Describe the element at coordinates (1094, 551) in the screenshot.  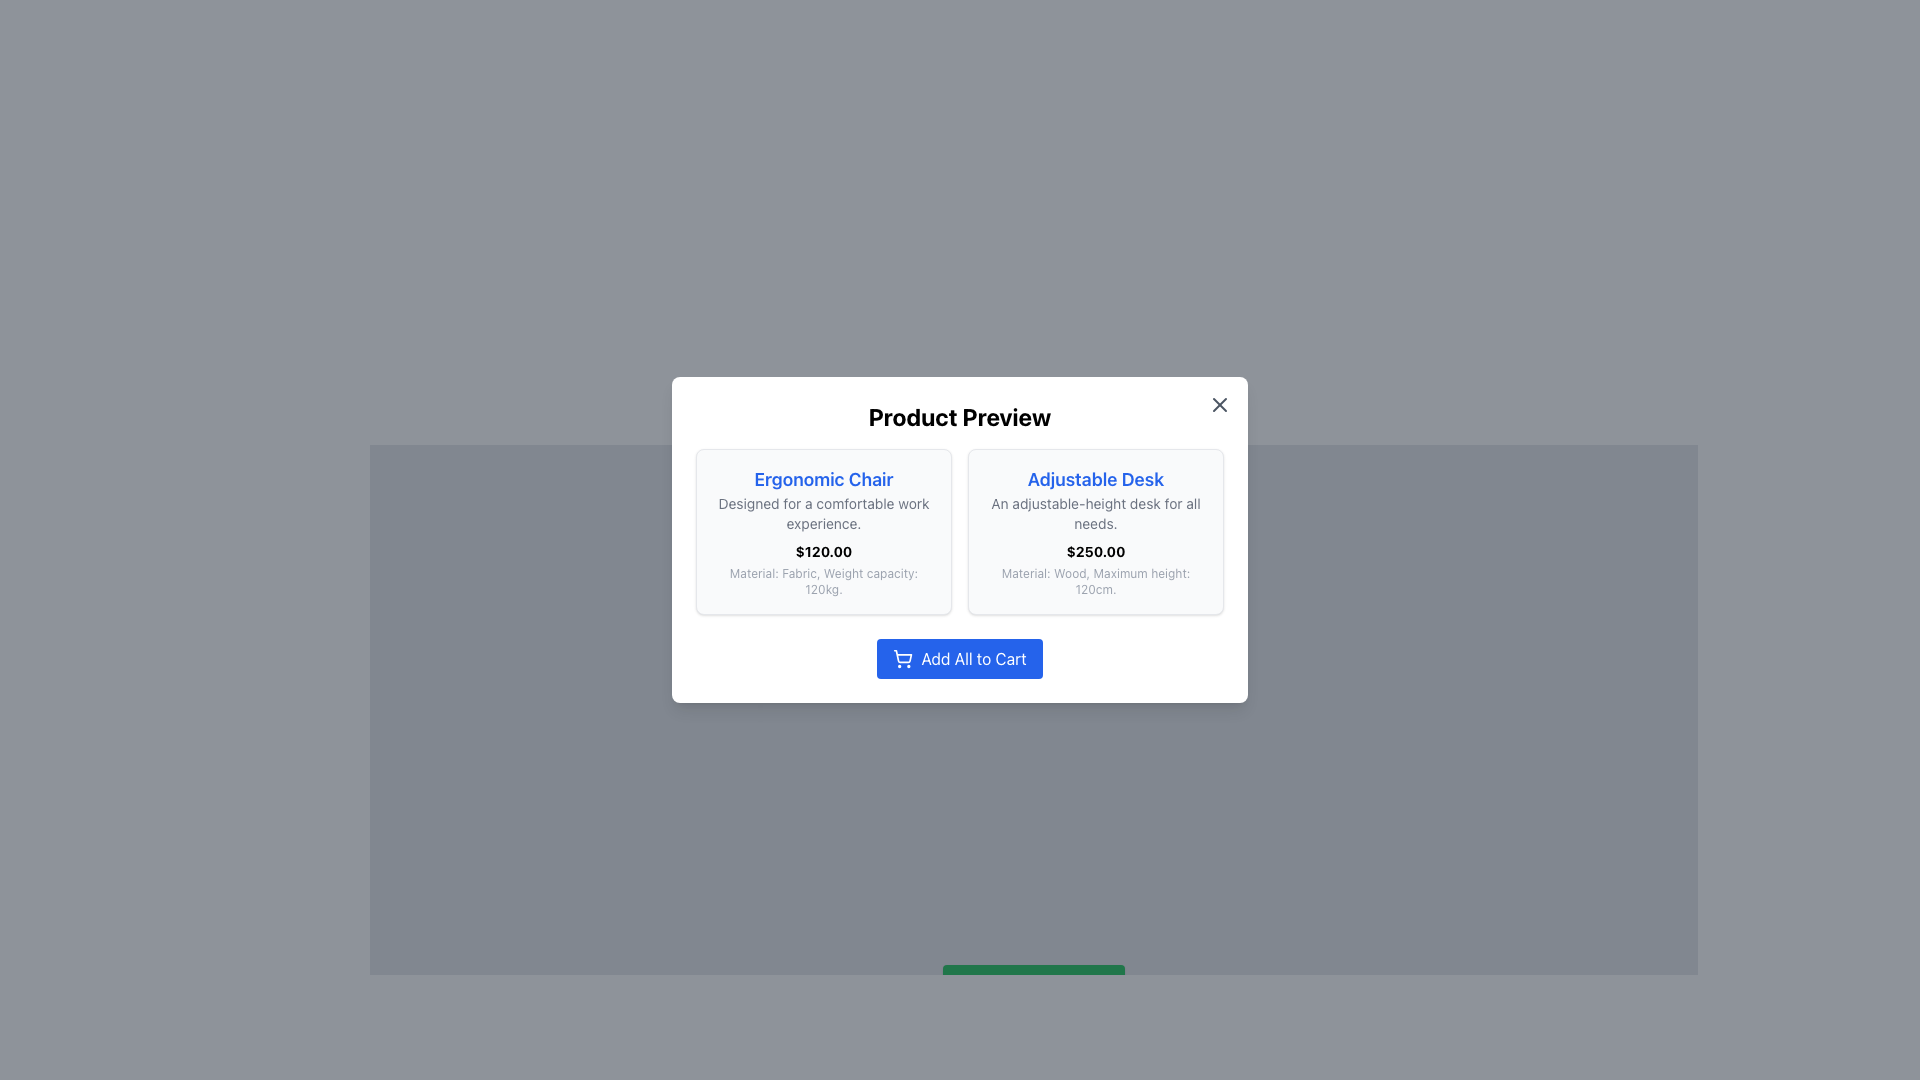
I see `the price text label displaying '$250.00' in bold within the 'Adjustable Desk' card in the 'Product Preview' modal` at that location.